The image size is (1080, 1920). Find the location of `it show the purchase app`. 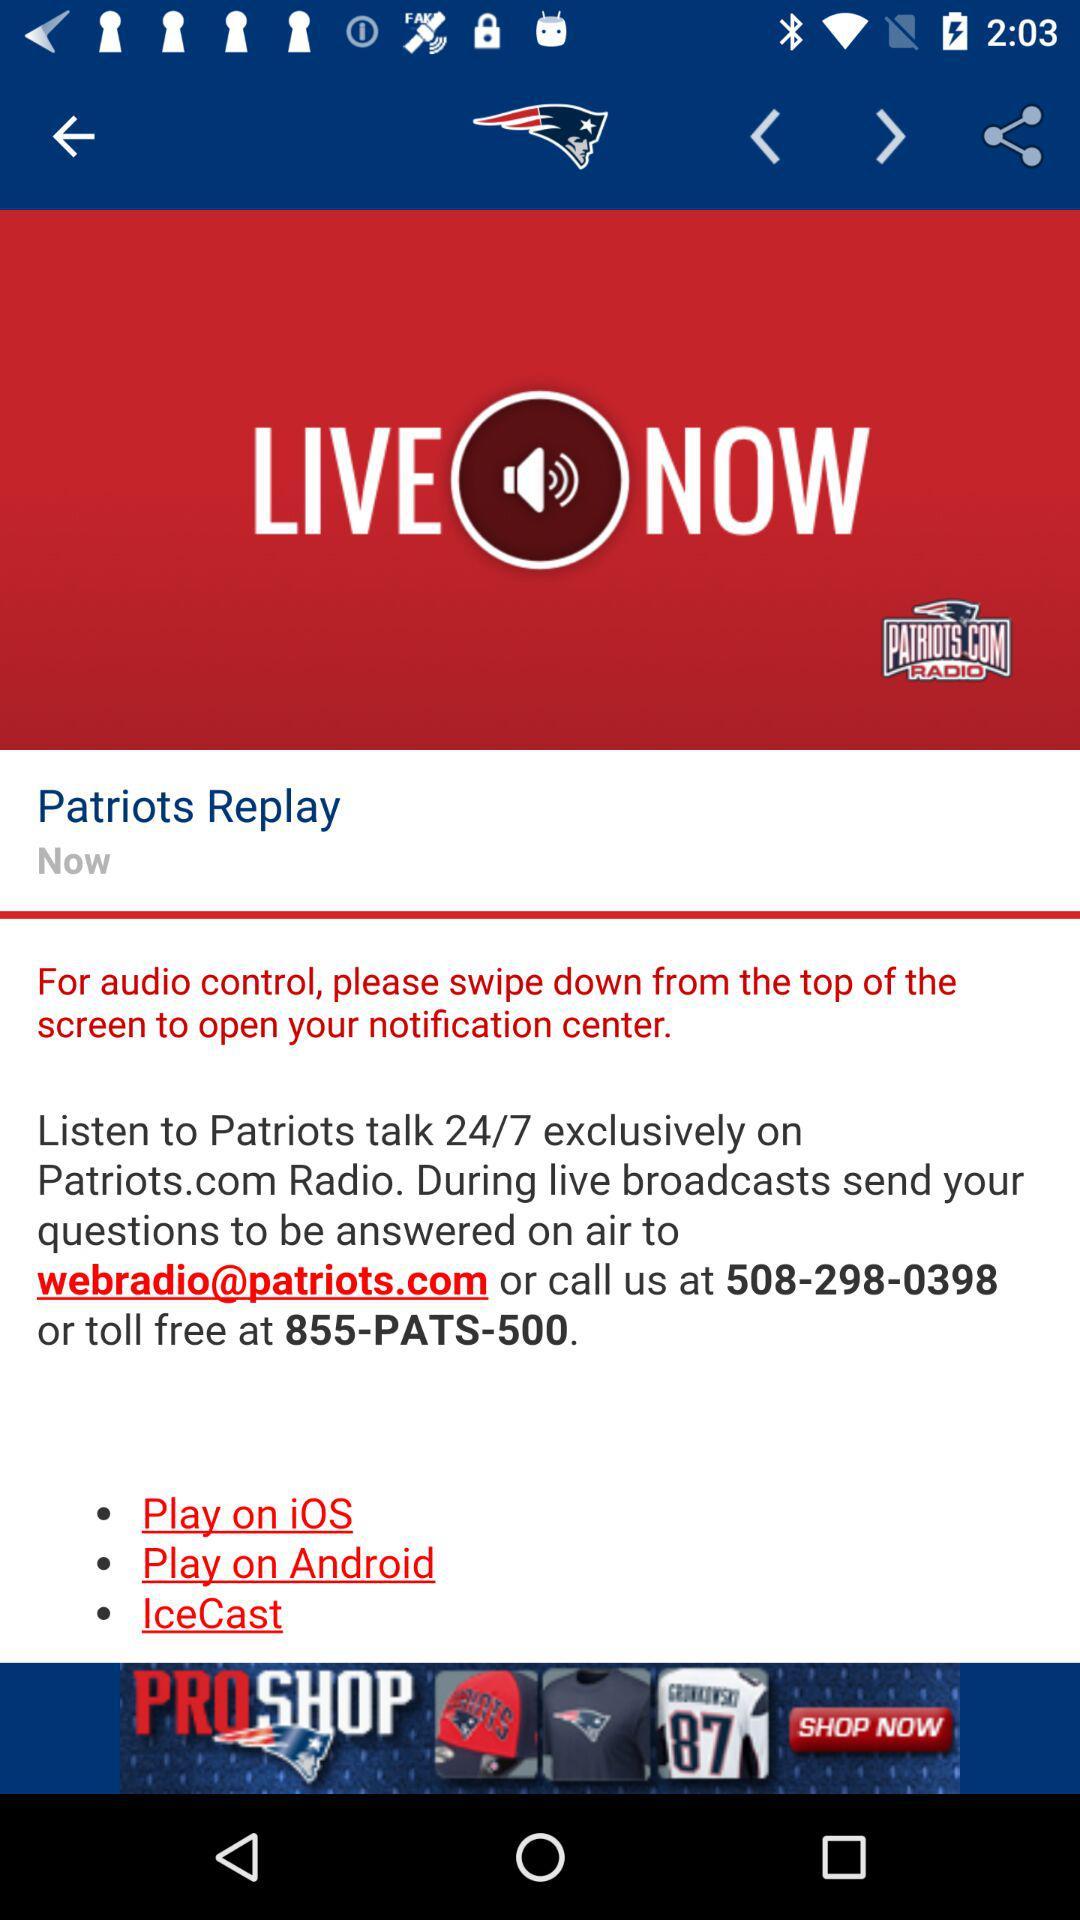

it show the purchase app is located at coordinates (540, 1727).